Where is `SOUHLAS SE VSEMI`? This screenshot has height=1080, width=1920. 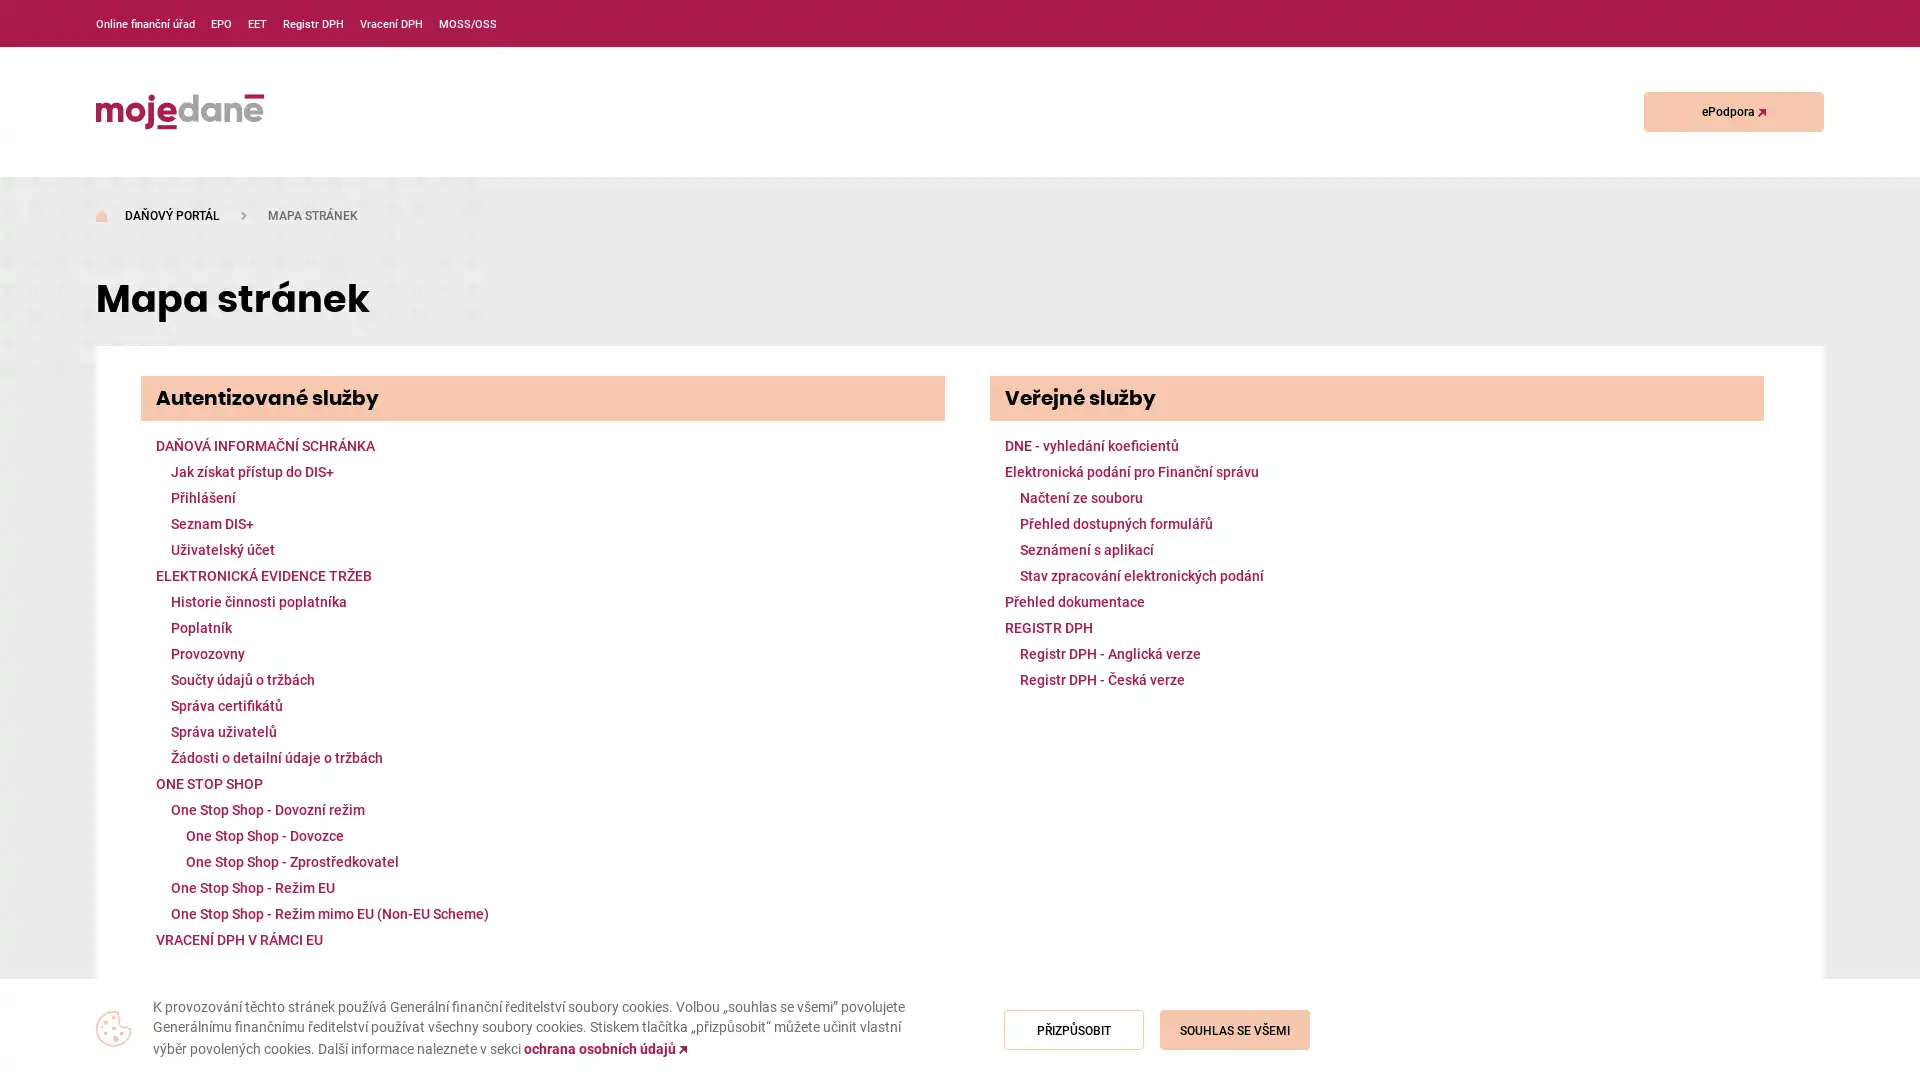
SOUHLAS SE VSEMI is located at coordinates (1233, 1029).